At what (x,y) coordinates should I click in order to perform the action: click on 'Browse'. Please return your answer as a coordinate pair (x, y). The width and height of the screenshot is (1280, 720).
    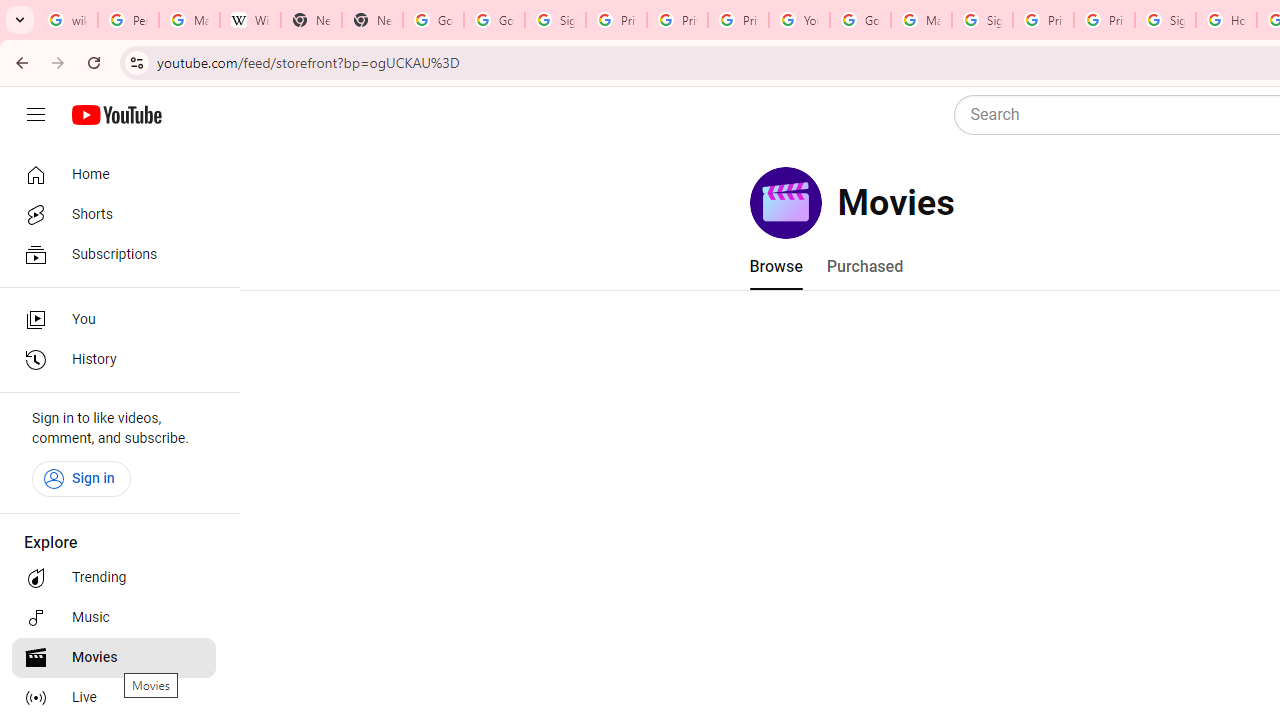
    Looking at the image, I should click on (774, 266).